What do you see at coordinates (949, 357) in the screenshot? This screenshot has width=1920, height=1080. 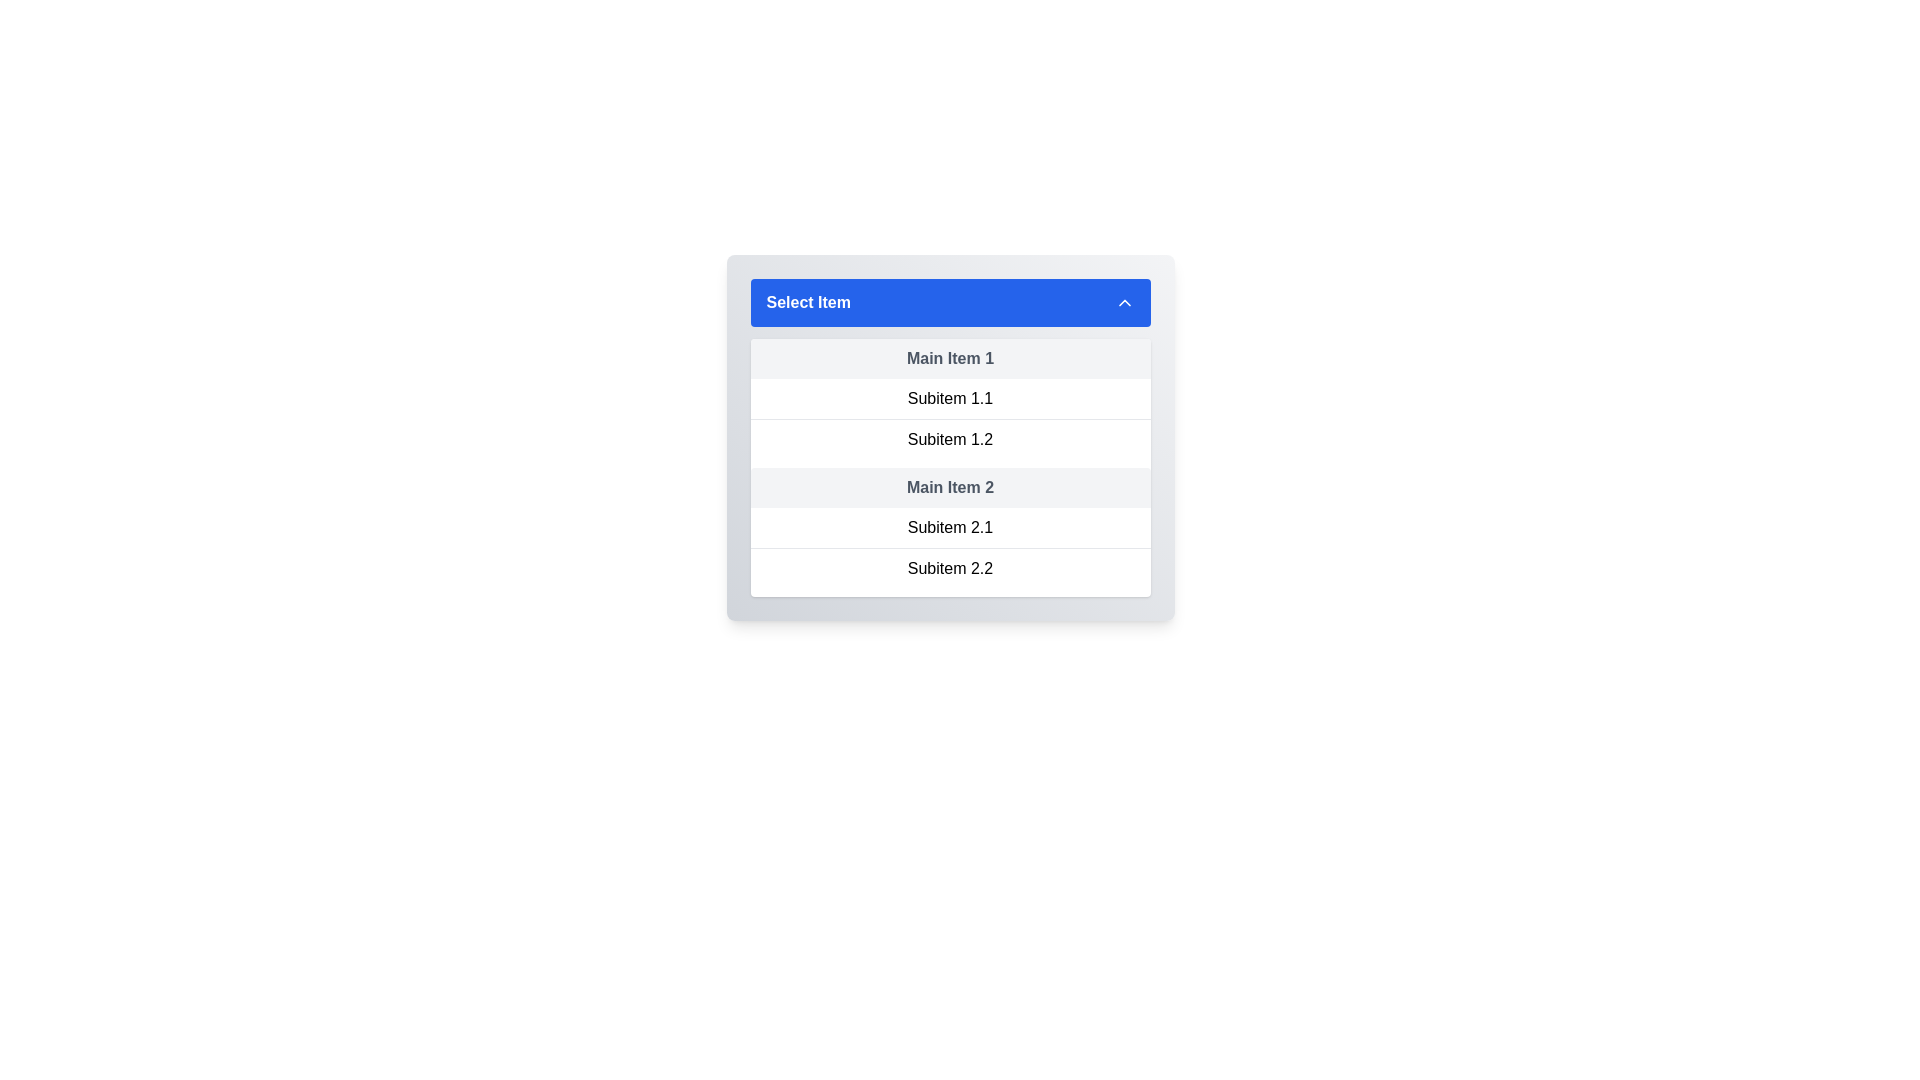 I see `the static text label 'Main Item 1' which is a rectangular region with a white background, rounded corners, and bold gray text, positioned under the blue header 'Select Item' in the dropdown menu` at bounding box center [949, 357].